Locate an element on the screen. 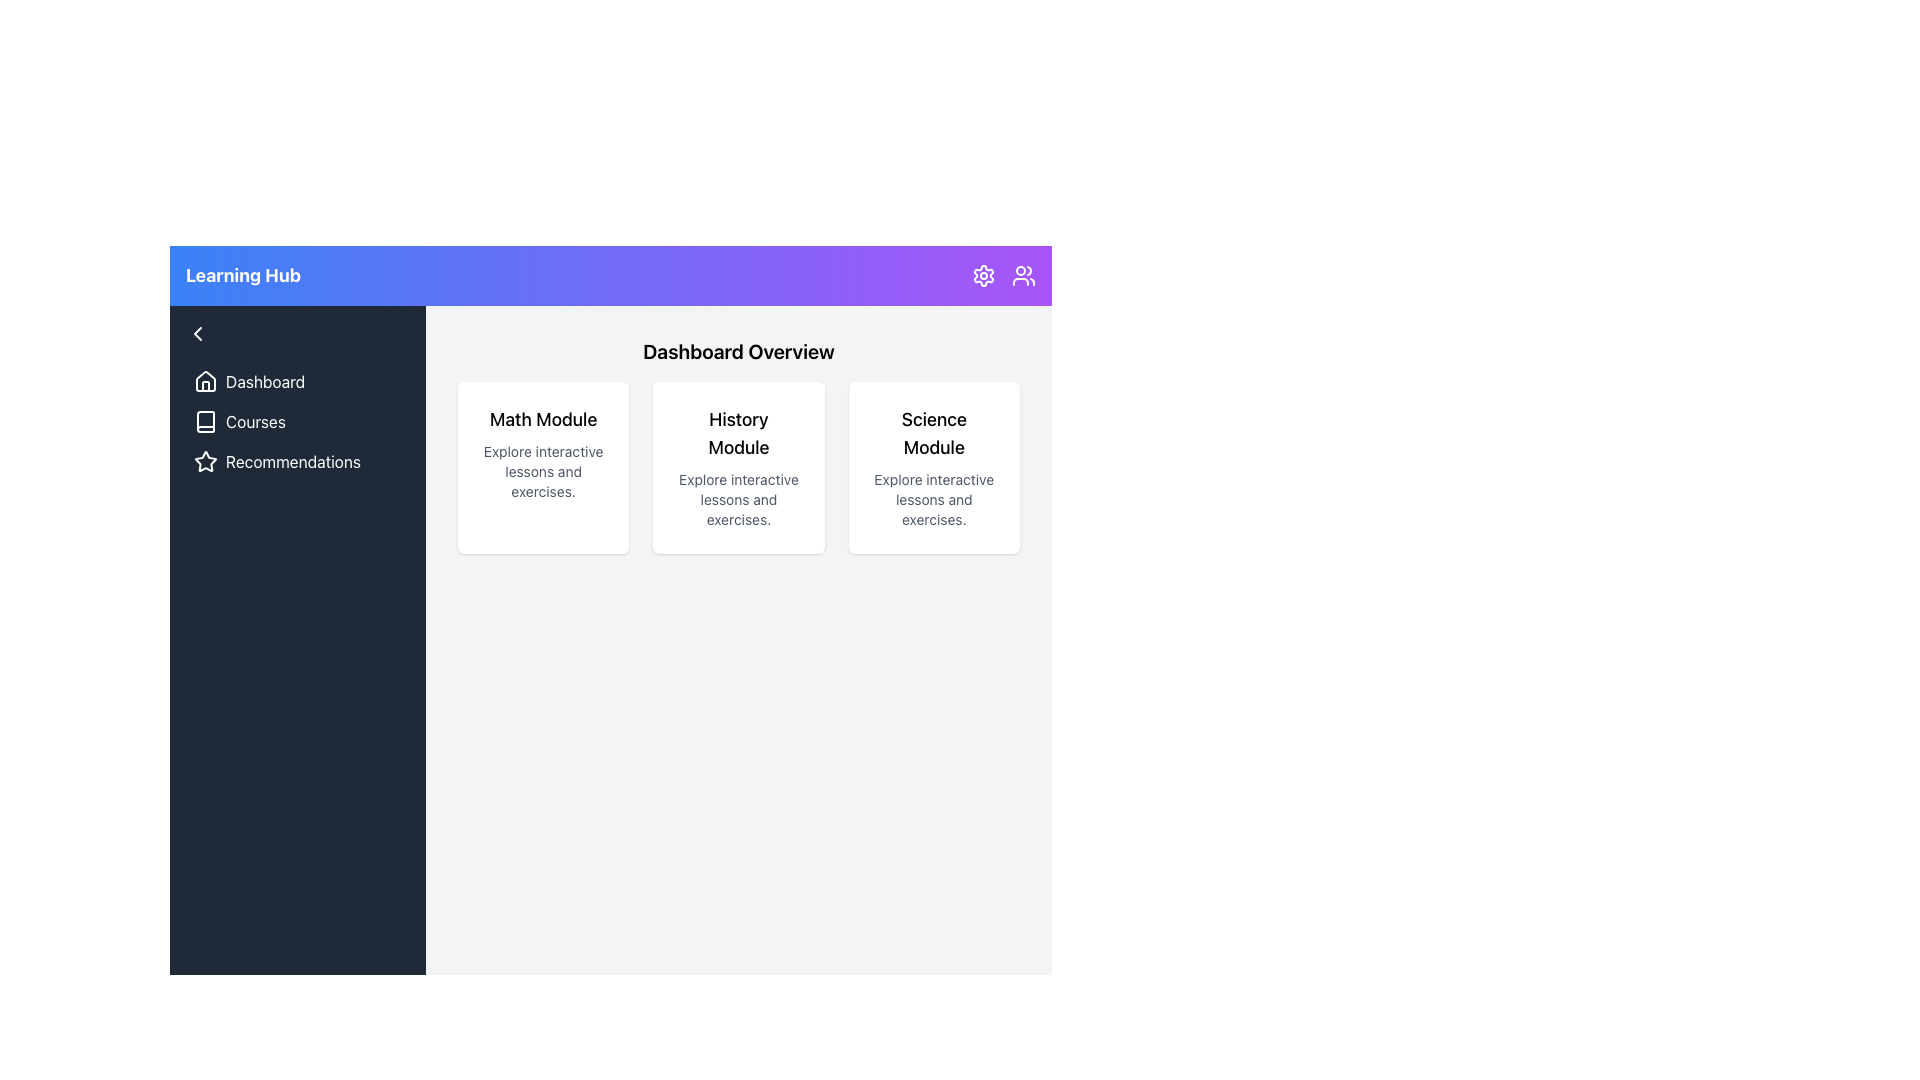  the 'Courses' icon in the sidebar navigation menu, which is positioned to the left of the text label 'Courses' is located at coordinates (206, 420).